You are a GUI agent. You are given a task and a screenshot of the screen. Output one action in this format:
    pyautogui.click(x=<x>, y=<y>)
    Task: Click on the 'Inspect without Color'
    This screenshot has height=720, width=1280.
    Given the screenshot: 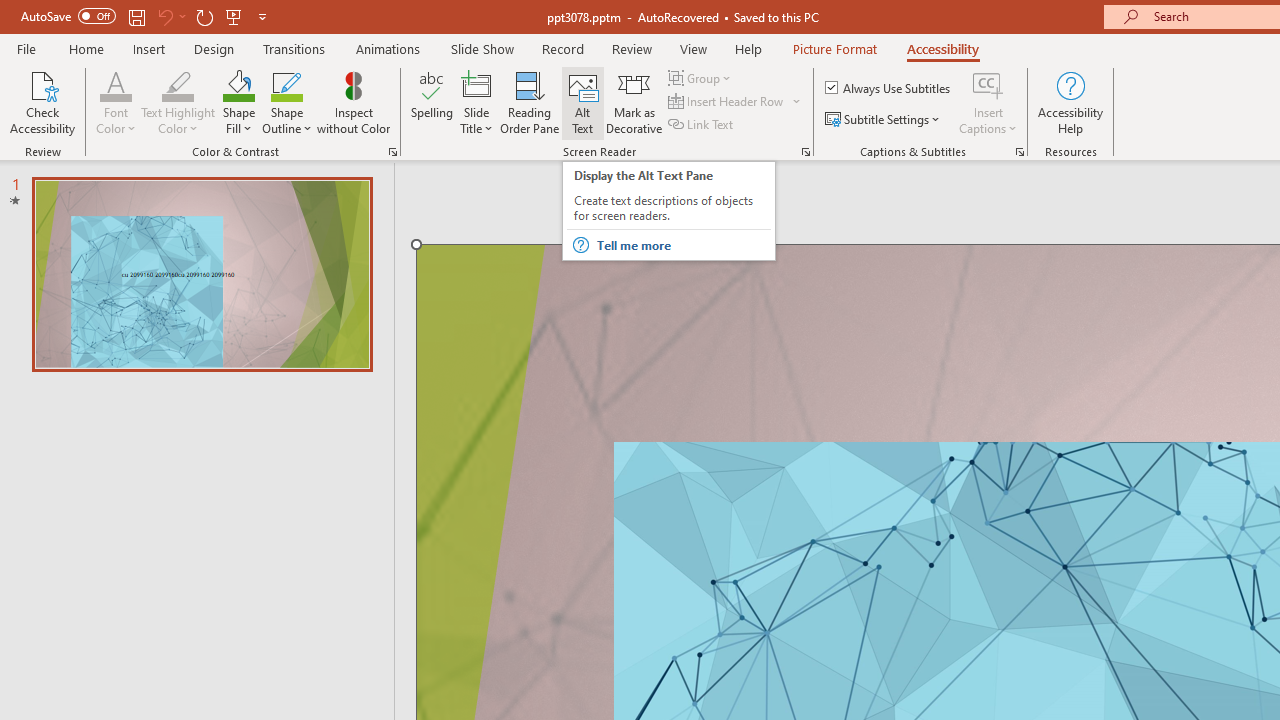 What is the action you would take?
    pyautogui.click(x=353, y=103)
    